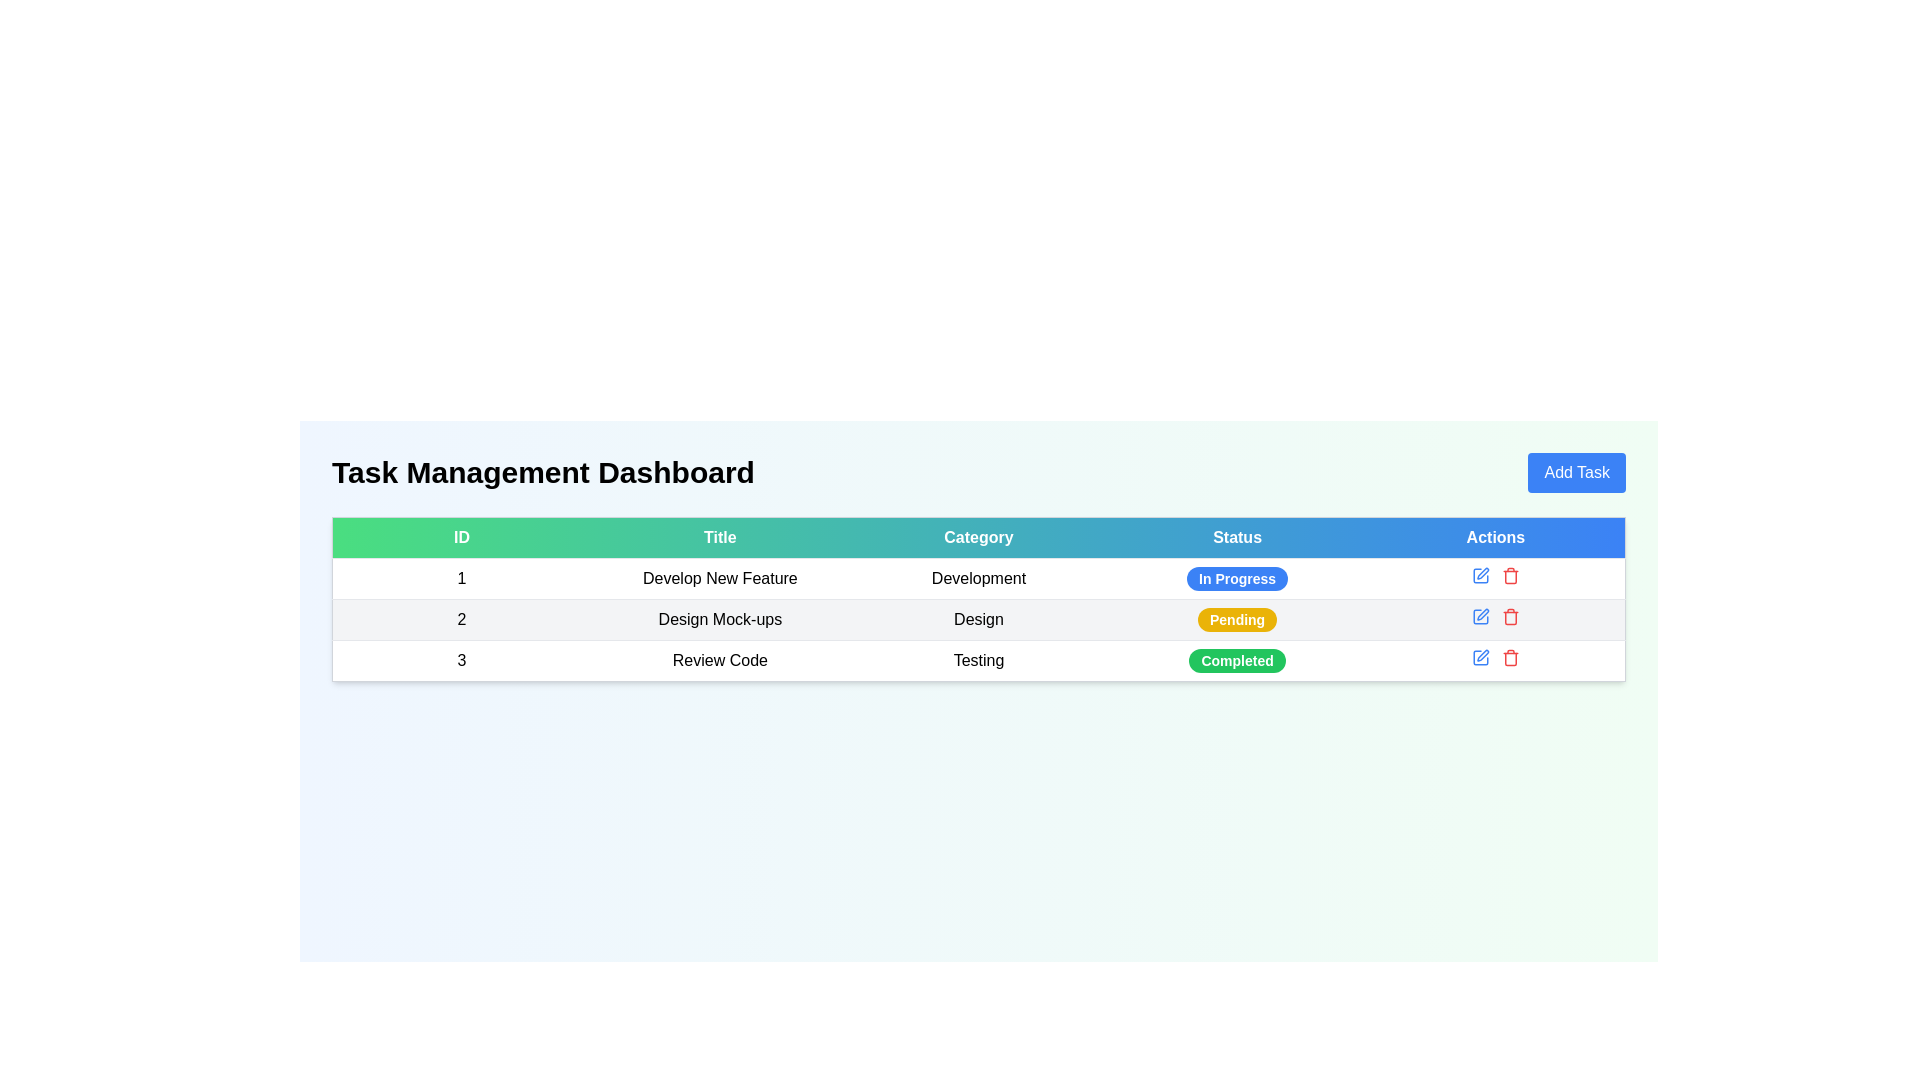  I want to click on the table cell containing the text 'Develop New Feature', which is the second column in the first row under the 'Title' header, so click(720, 578).